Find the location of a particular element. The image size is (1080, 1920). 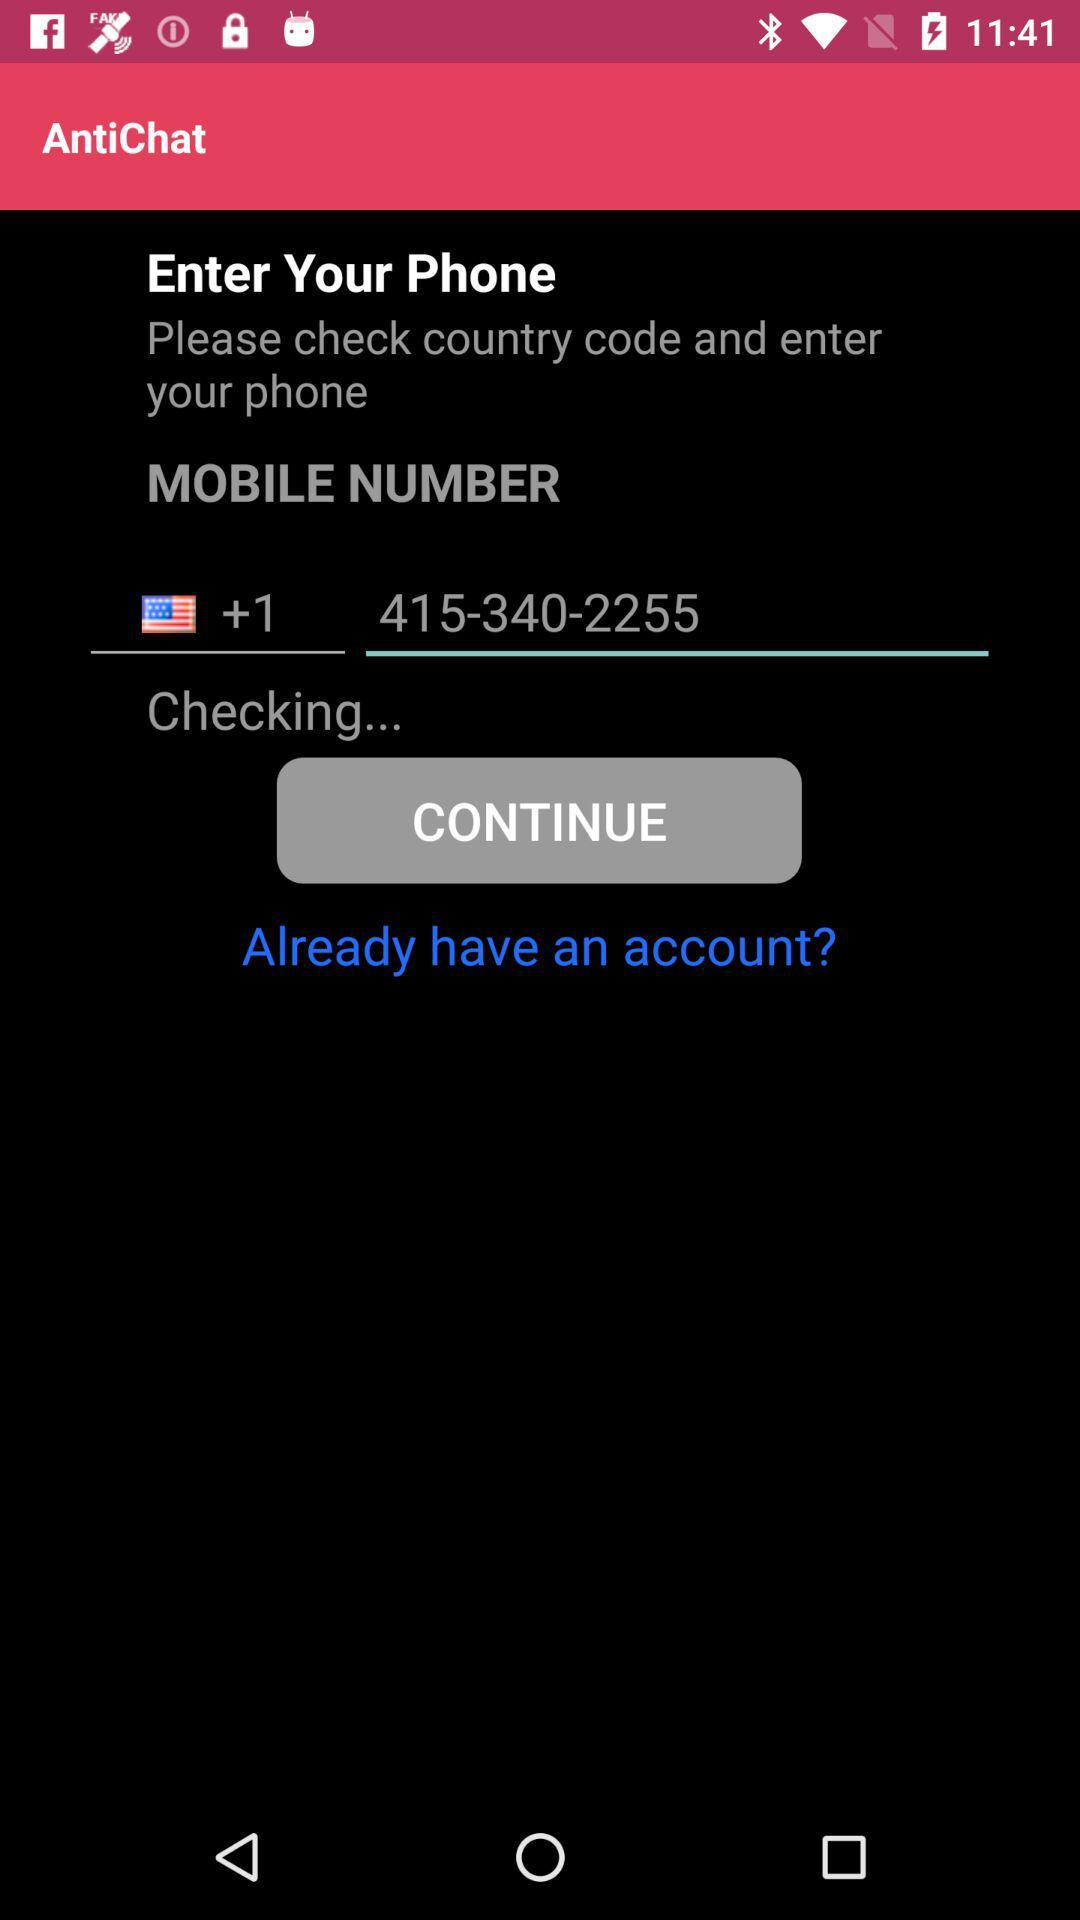

icon below mobile number item is located at coordinates (676, 613).